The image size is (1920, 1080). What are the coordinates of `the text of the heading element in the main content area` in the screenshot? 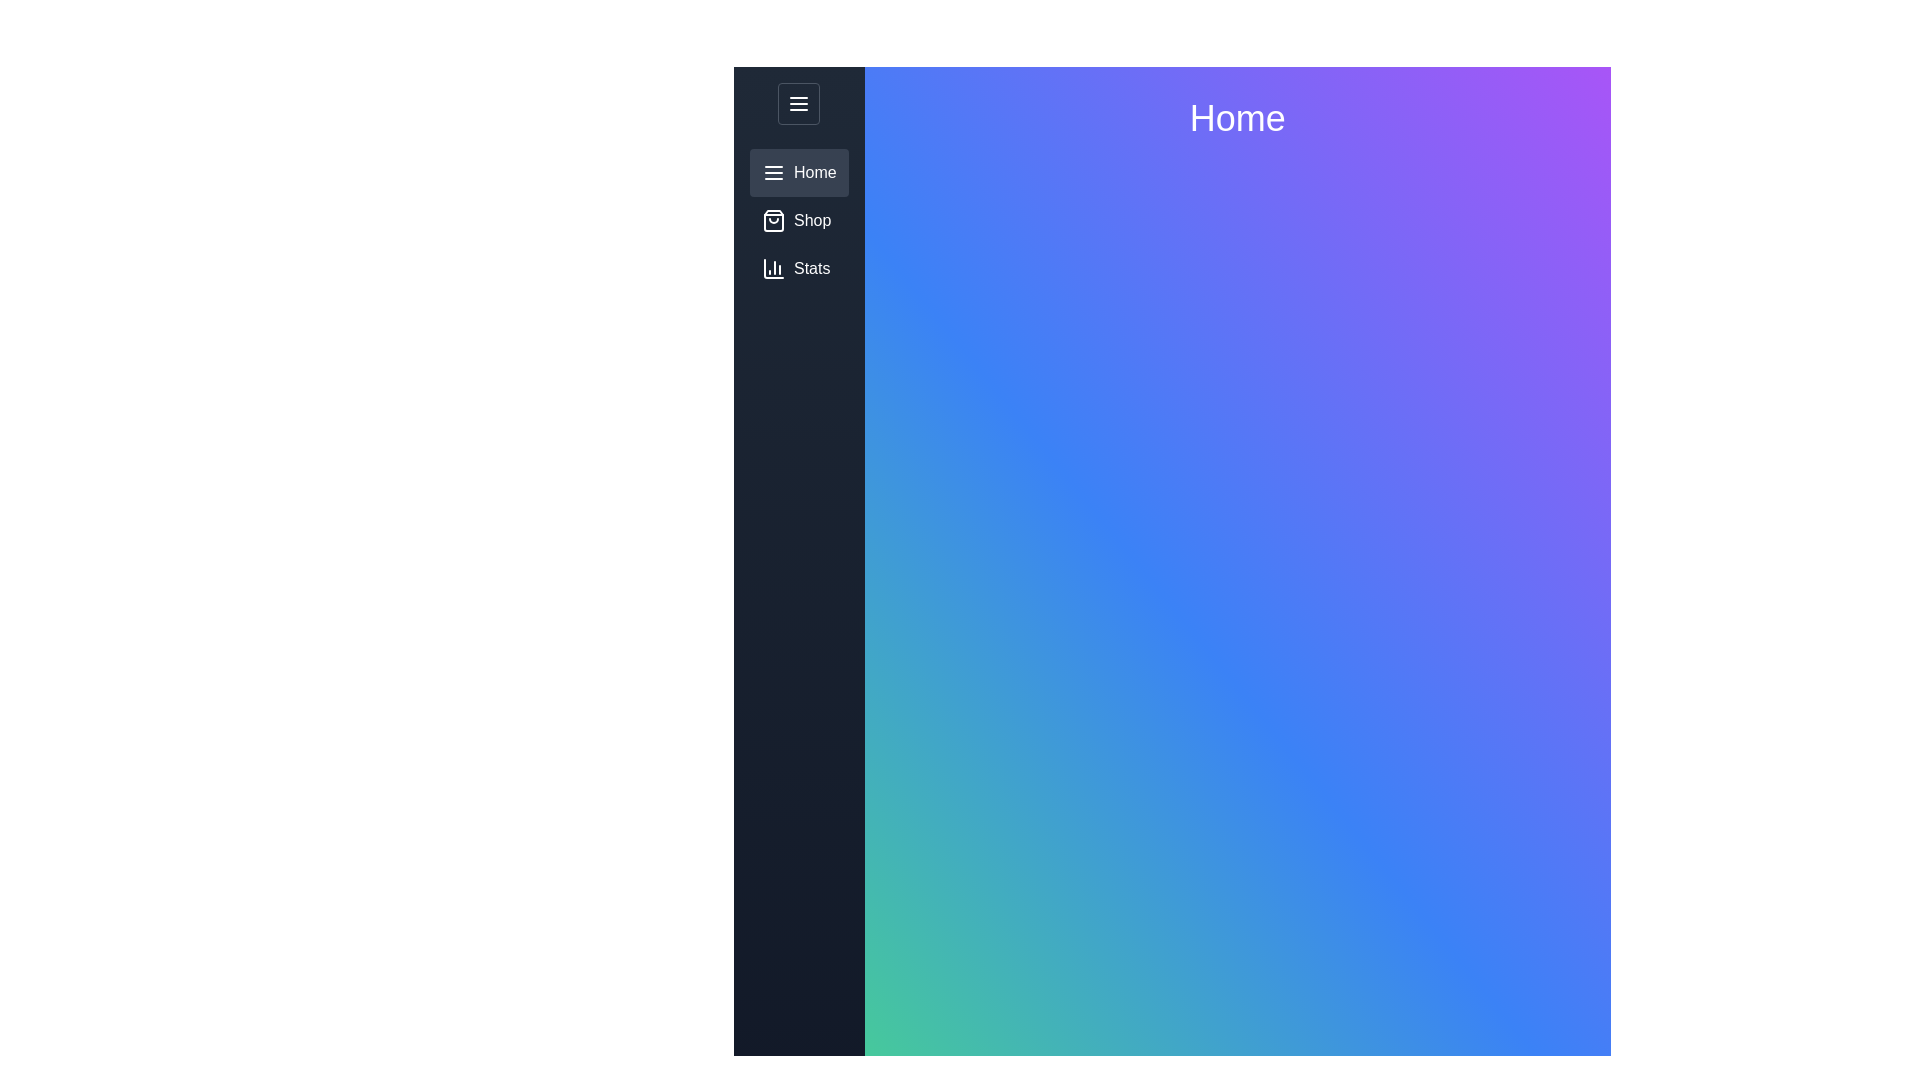 It's located at (1236, 119).